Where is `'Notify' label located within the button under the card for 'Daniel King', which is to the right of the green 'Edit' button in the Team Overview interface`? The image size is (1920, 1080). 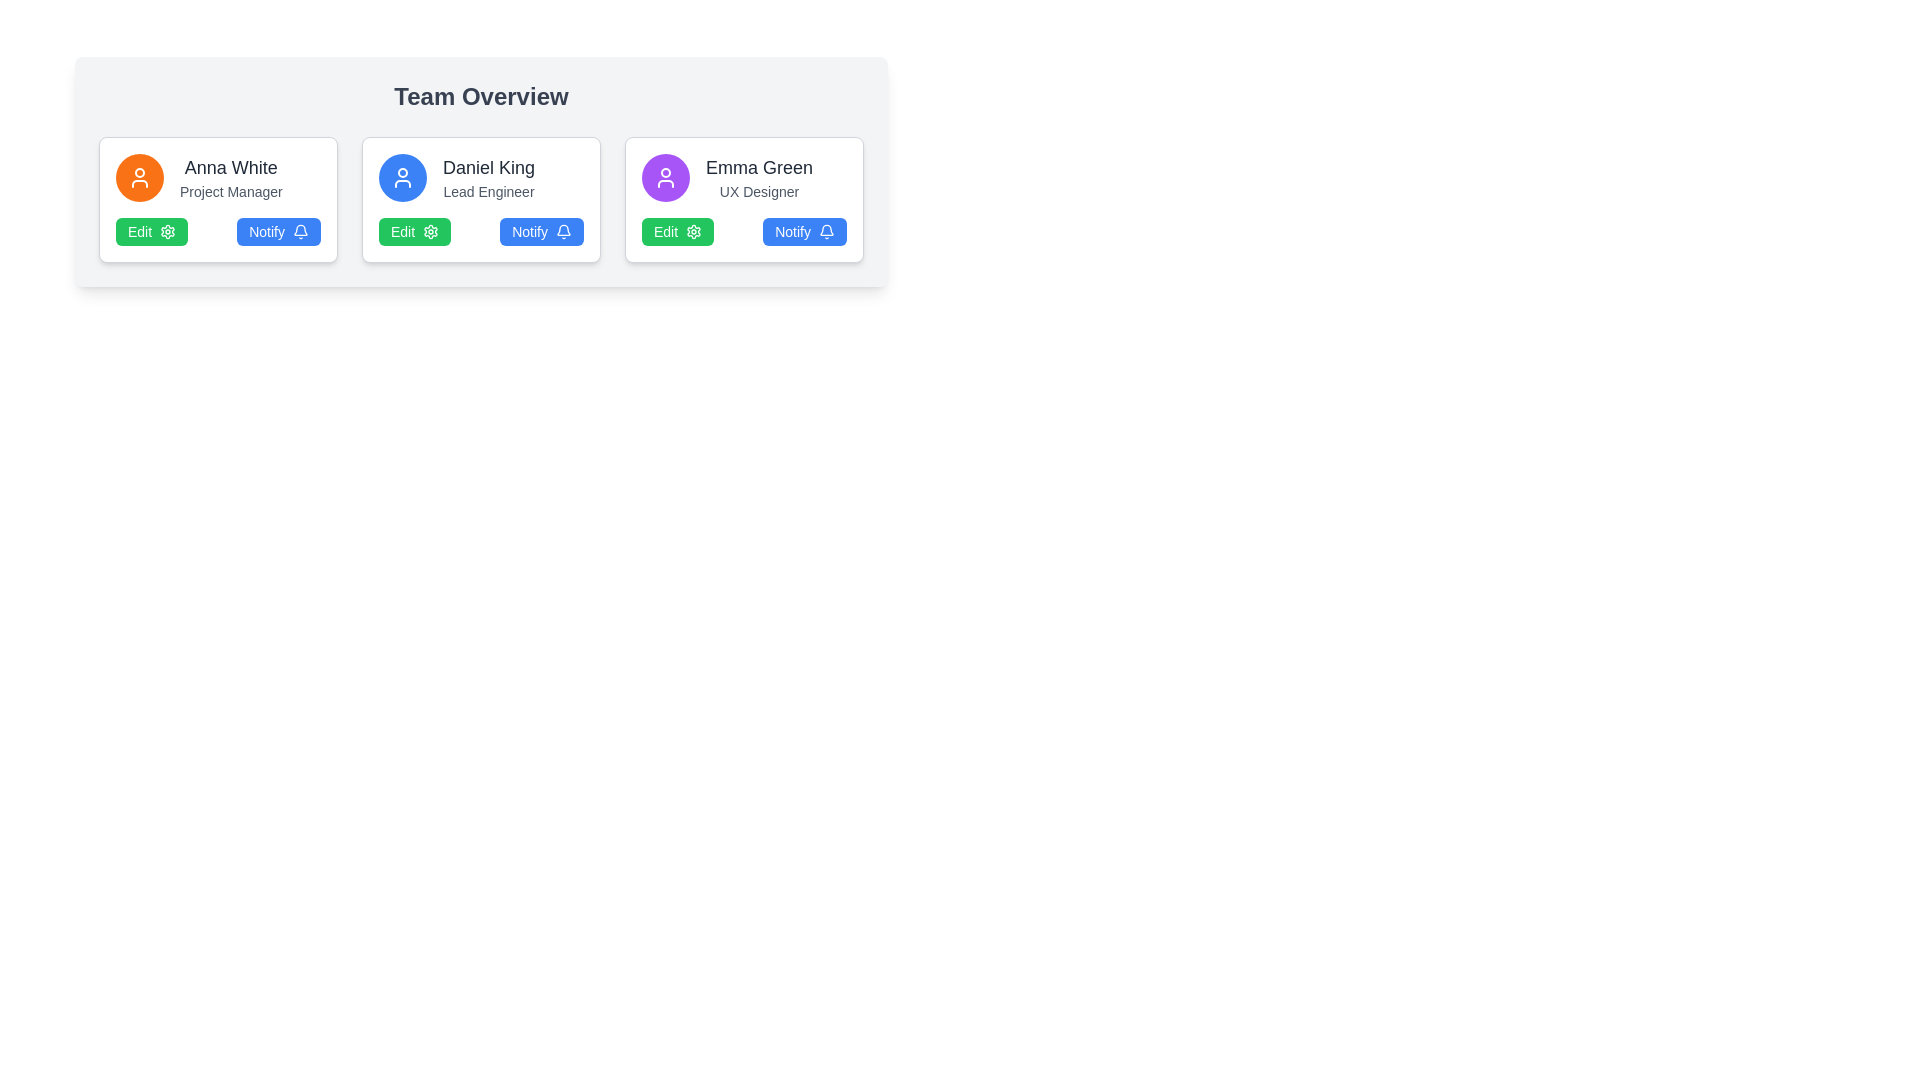
'Notify' label located within the button under the card for 'Daniel King', which is to the right of the green 'Edit' button in the Team Overview interface is located at coordinates (530, 230).